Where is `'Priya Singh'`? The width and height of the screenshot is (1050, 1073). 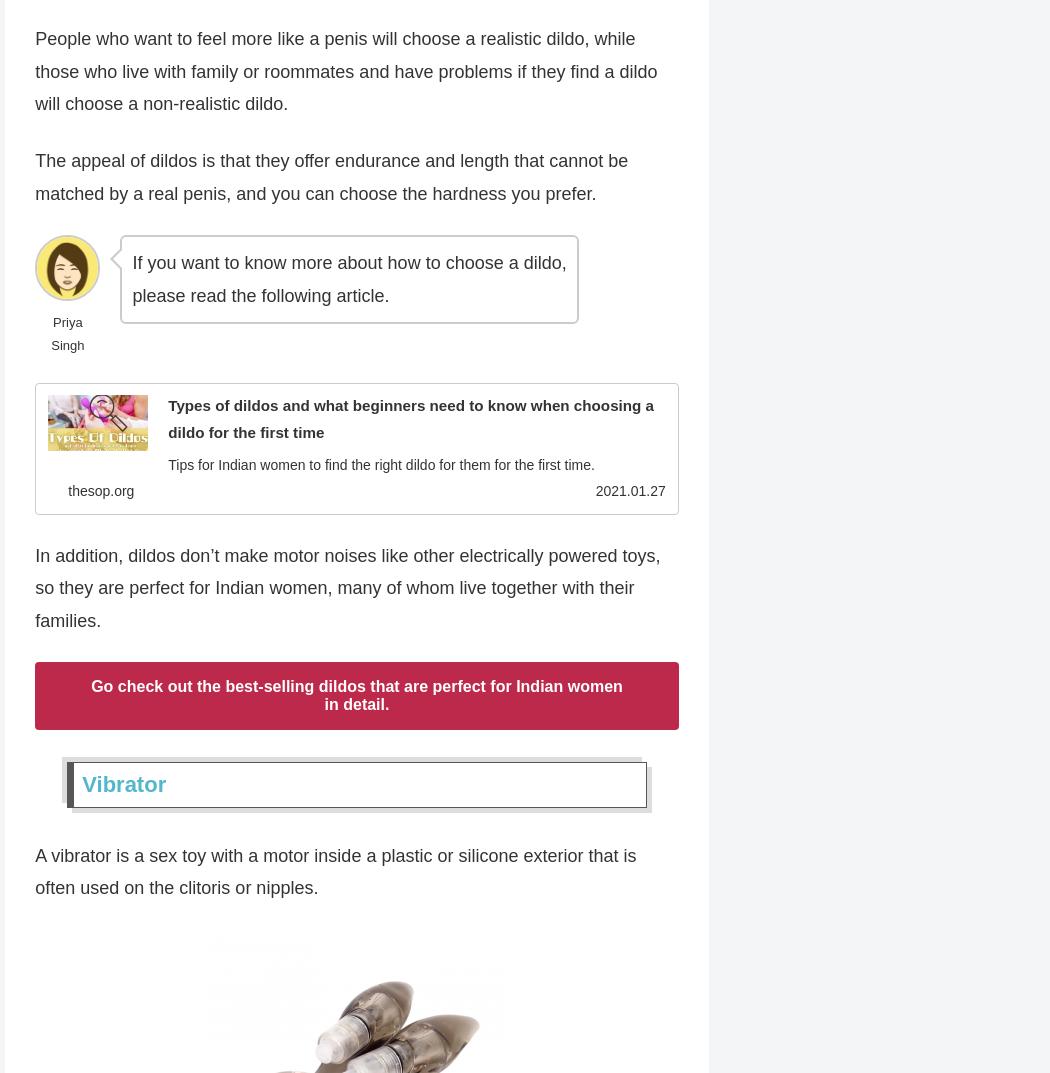 'Priya Singh' is located at coordinates (66, 334).